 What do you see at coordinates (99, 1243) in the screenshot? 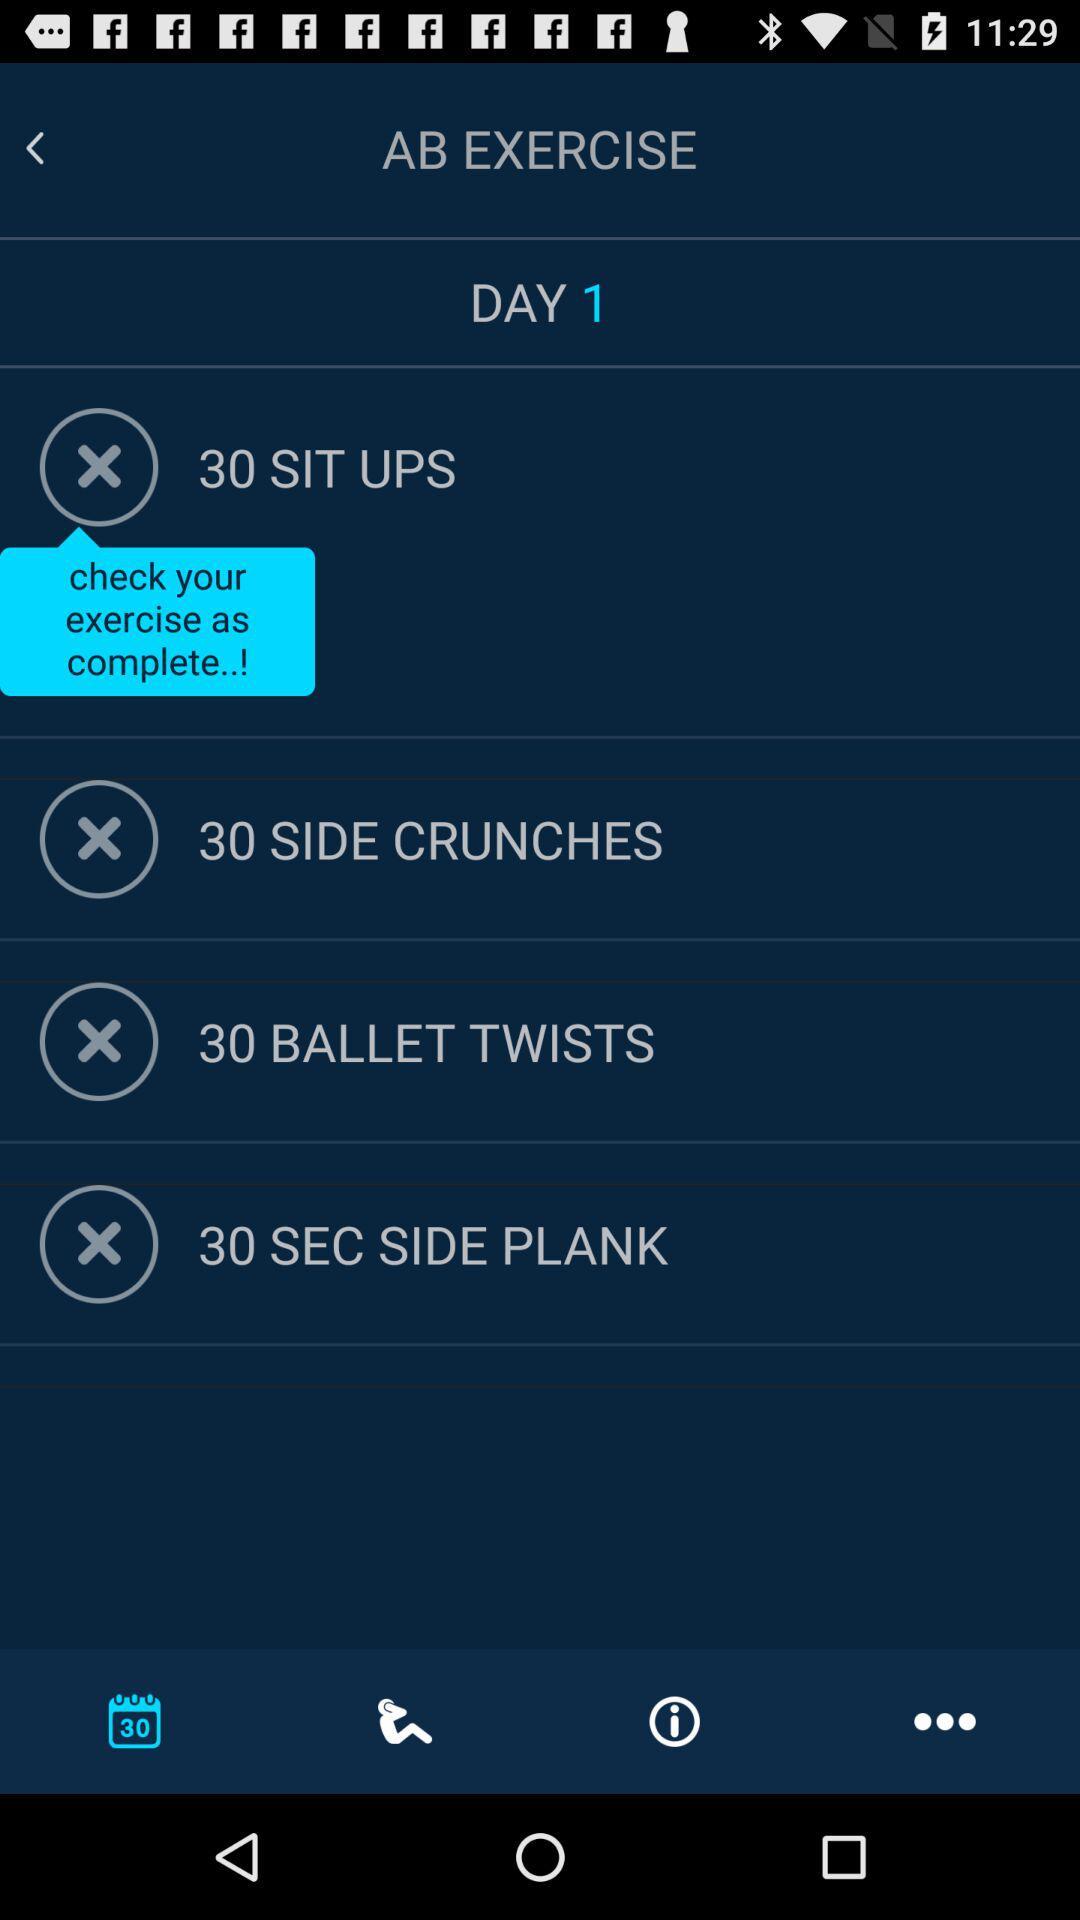
I see `indicates completion` at bounding box center [99, 1243].